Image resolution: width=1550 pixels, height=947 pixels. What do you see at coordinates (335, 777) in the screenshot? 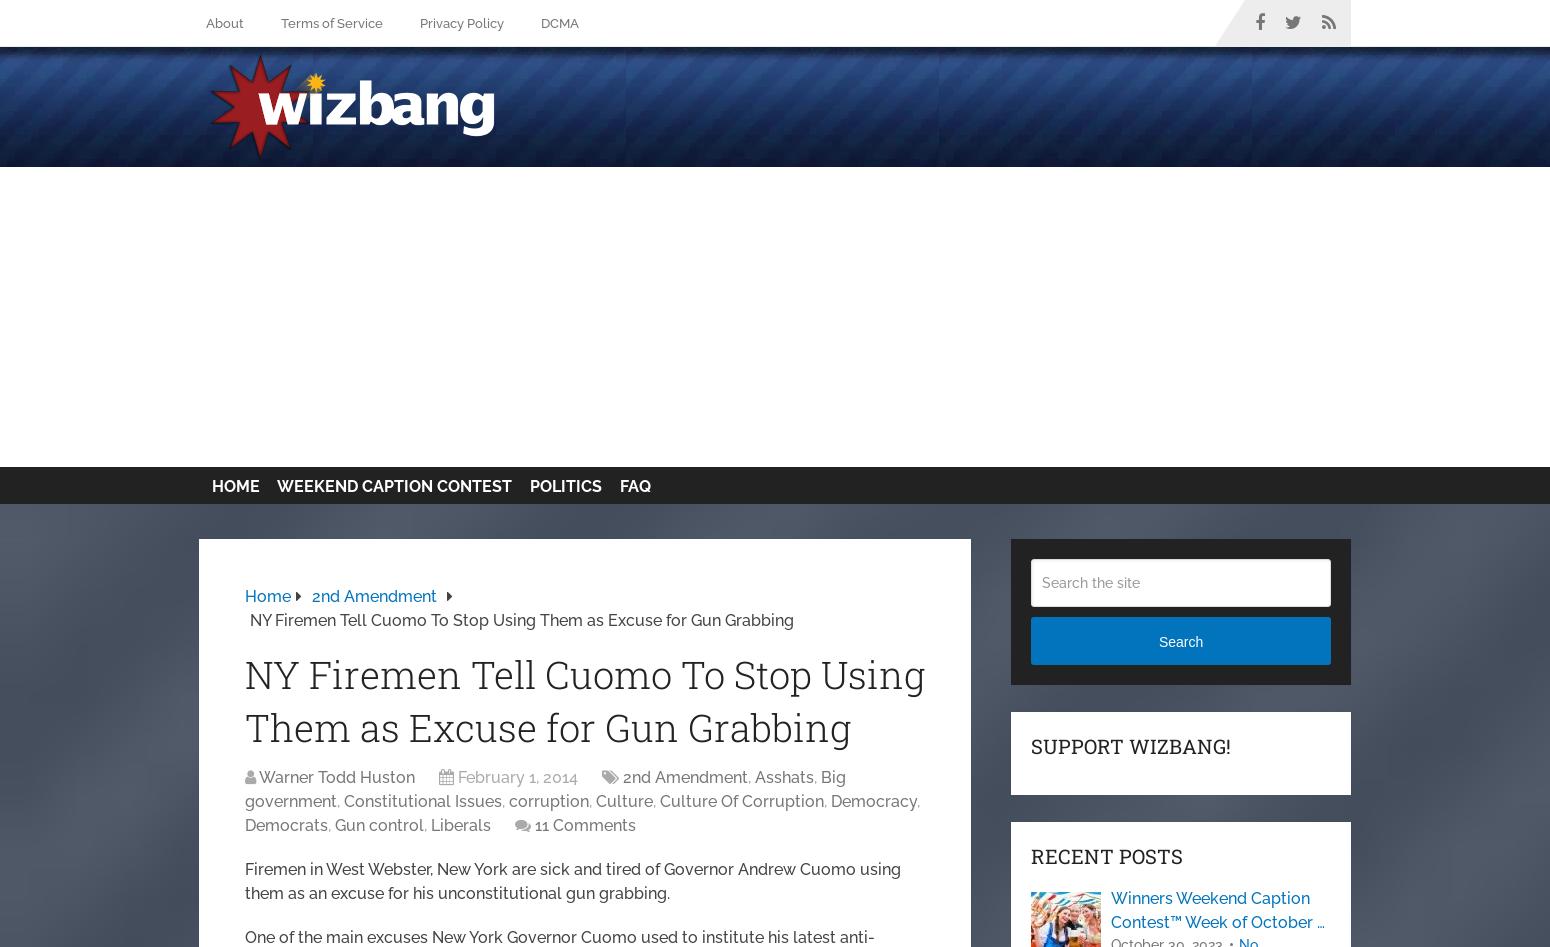
I see `'Warner Todd Huston'` at bounding box center [335, 777].